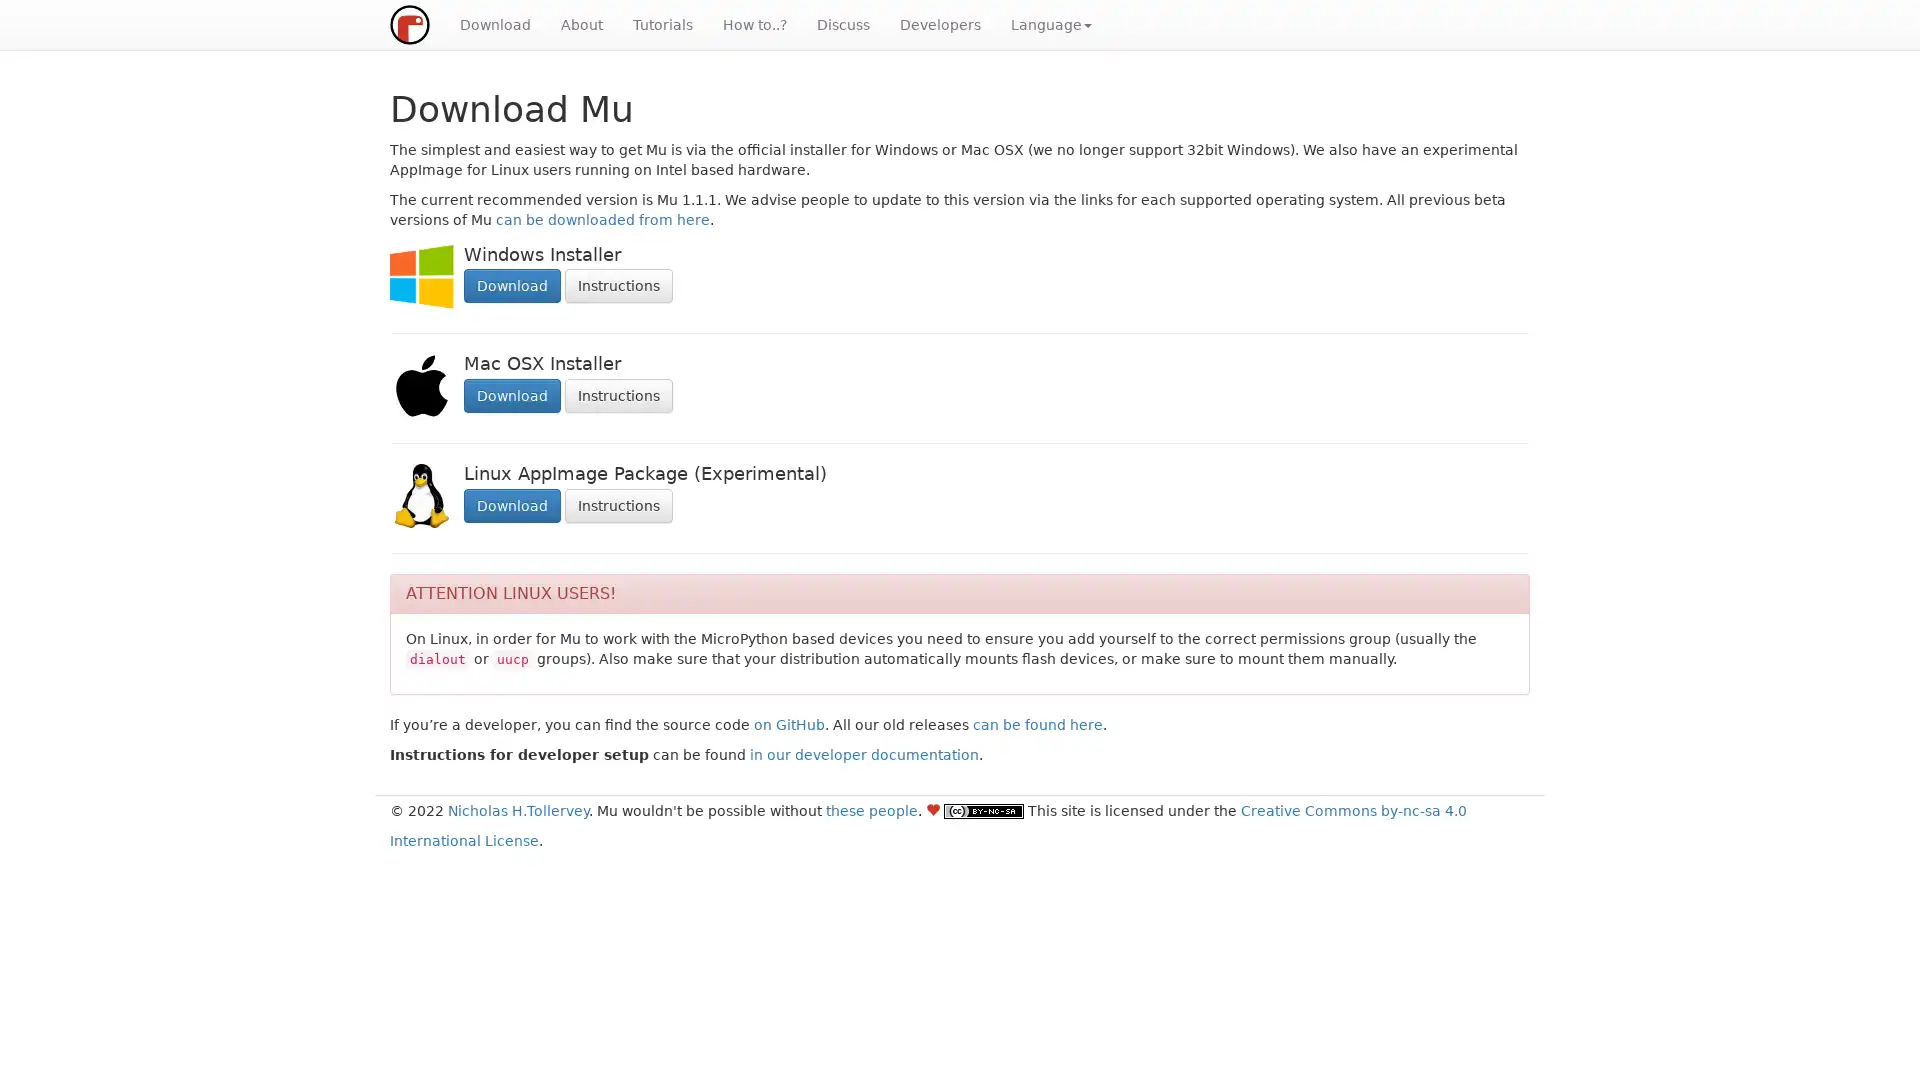 The width and height of the screenshot is (1920, 1080). What do you see at coordinates (618, 504) in the screenshot?
I see `Instructions` at bounding box center [618, 504].